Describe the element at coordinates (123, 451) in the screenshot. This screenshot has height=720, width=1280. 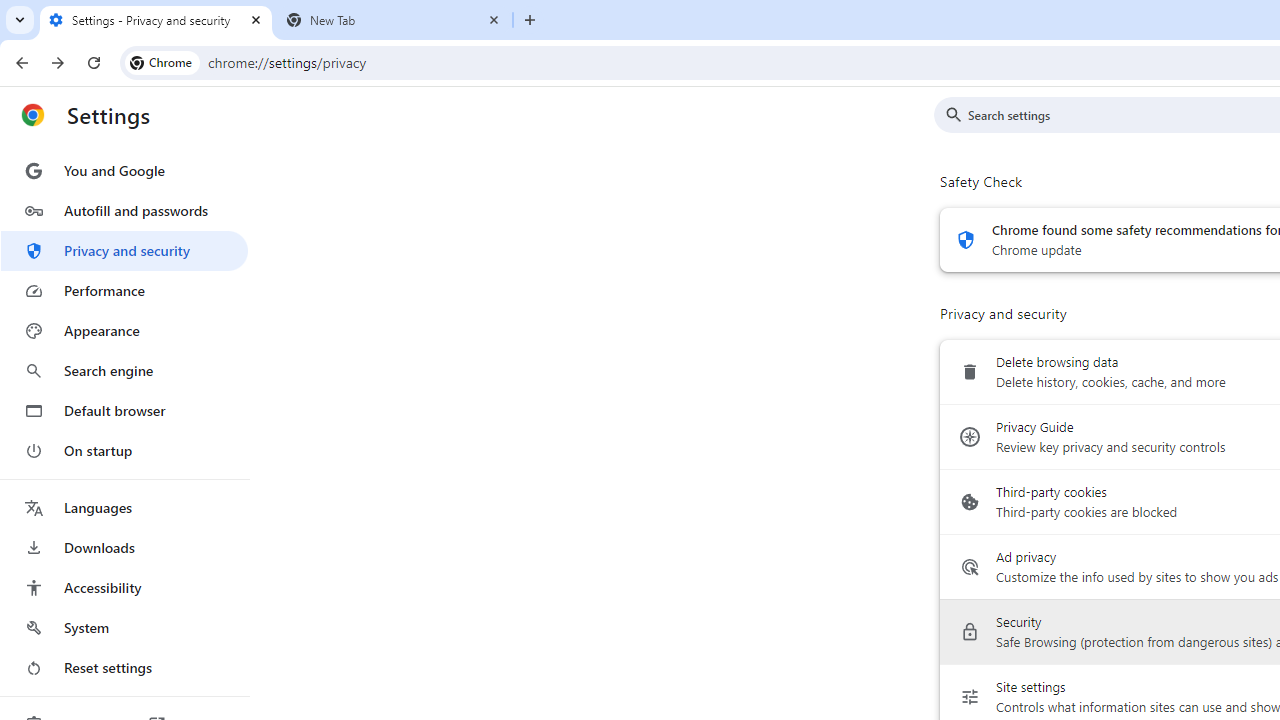
I see `'On startup'` at that location.